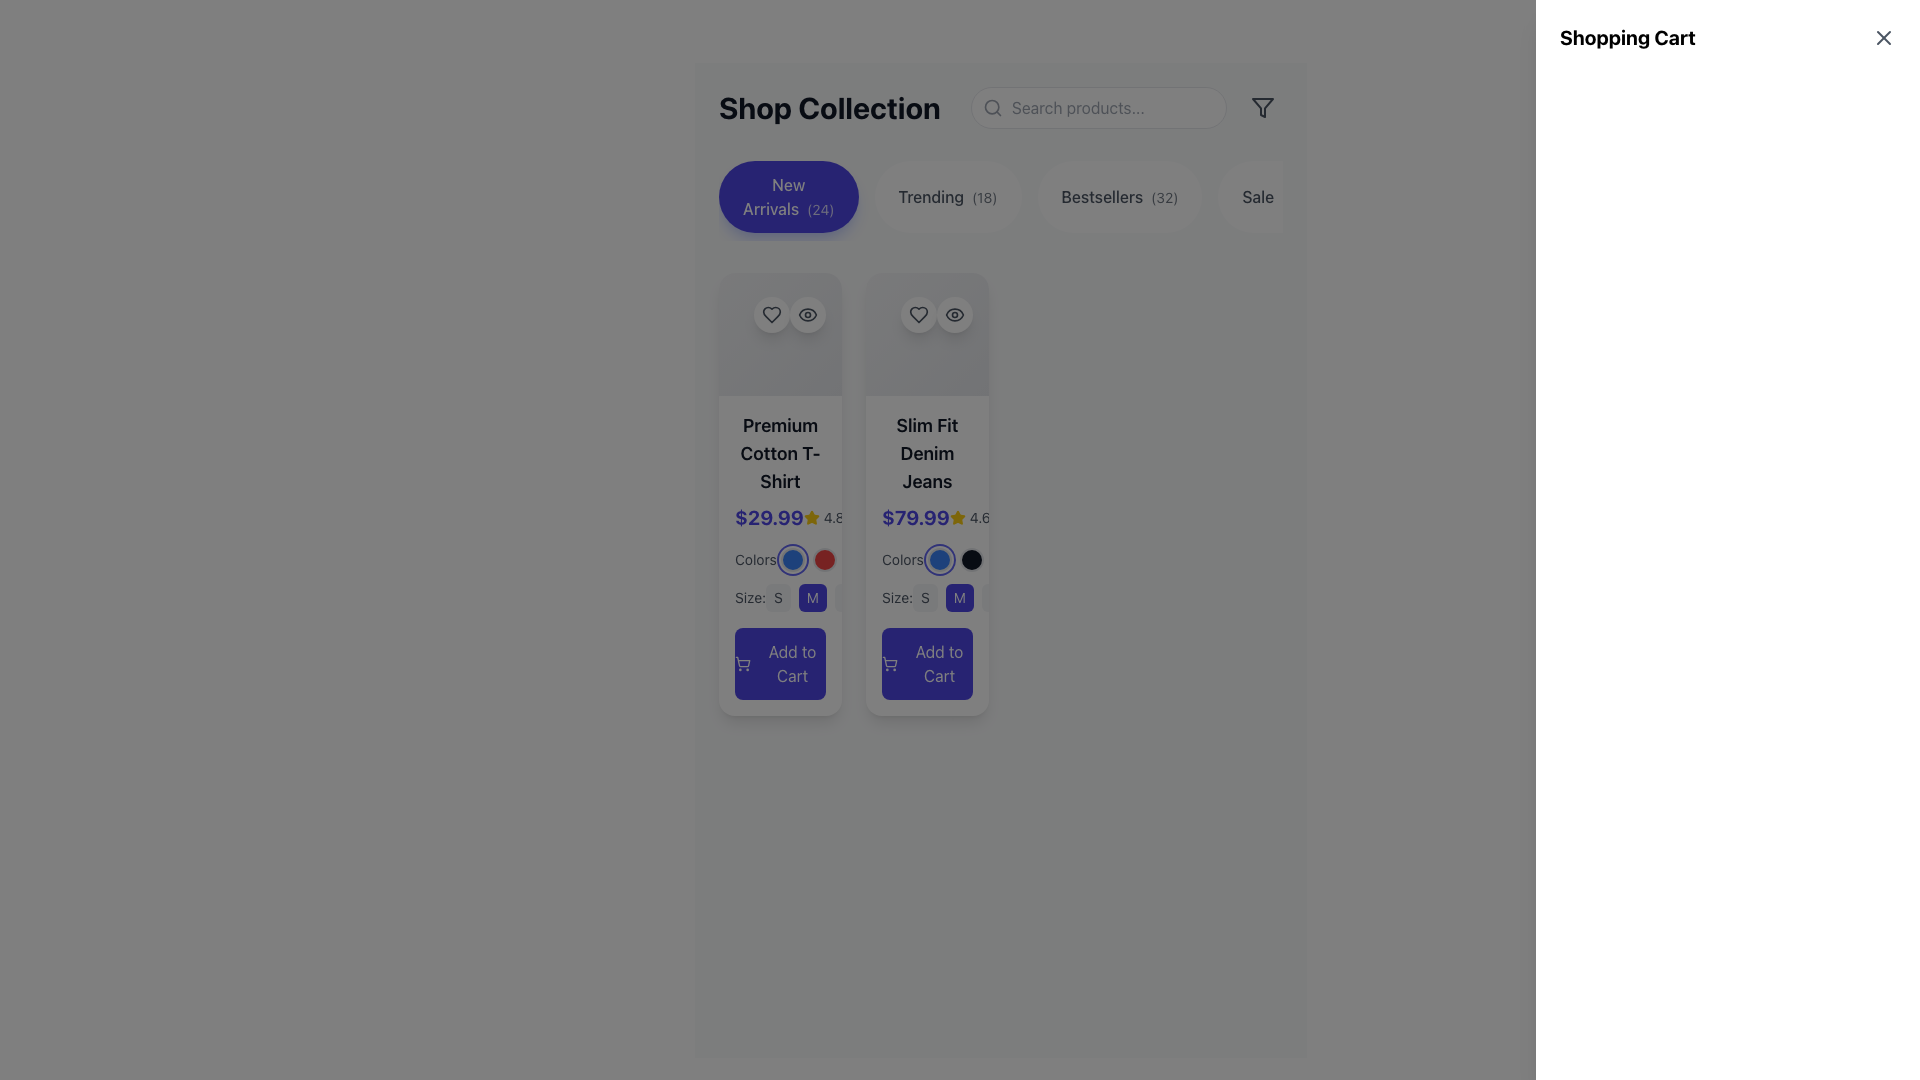 The width and height of the screenshot is (1920, 1080). Describe the element at coordinates (1164, 197) in the screenshot. I see `the supplementary text label '(32)' located within the 'Bestsellers' button, which is styled in a smaller font size and reduced opacity, positioned to the right of 'Bestsellers'` at that location.